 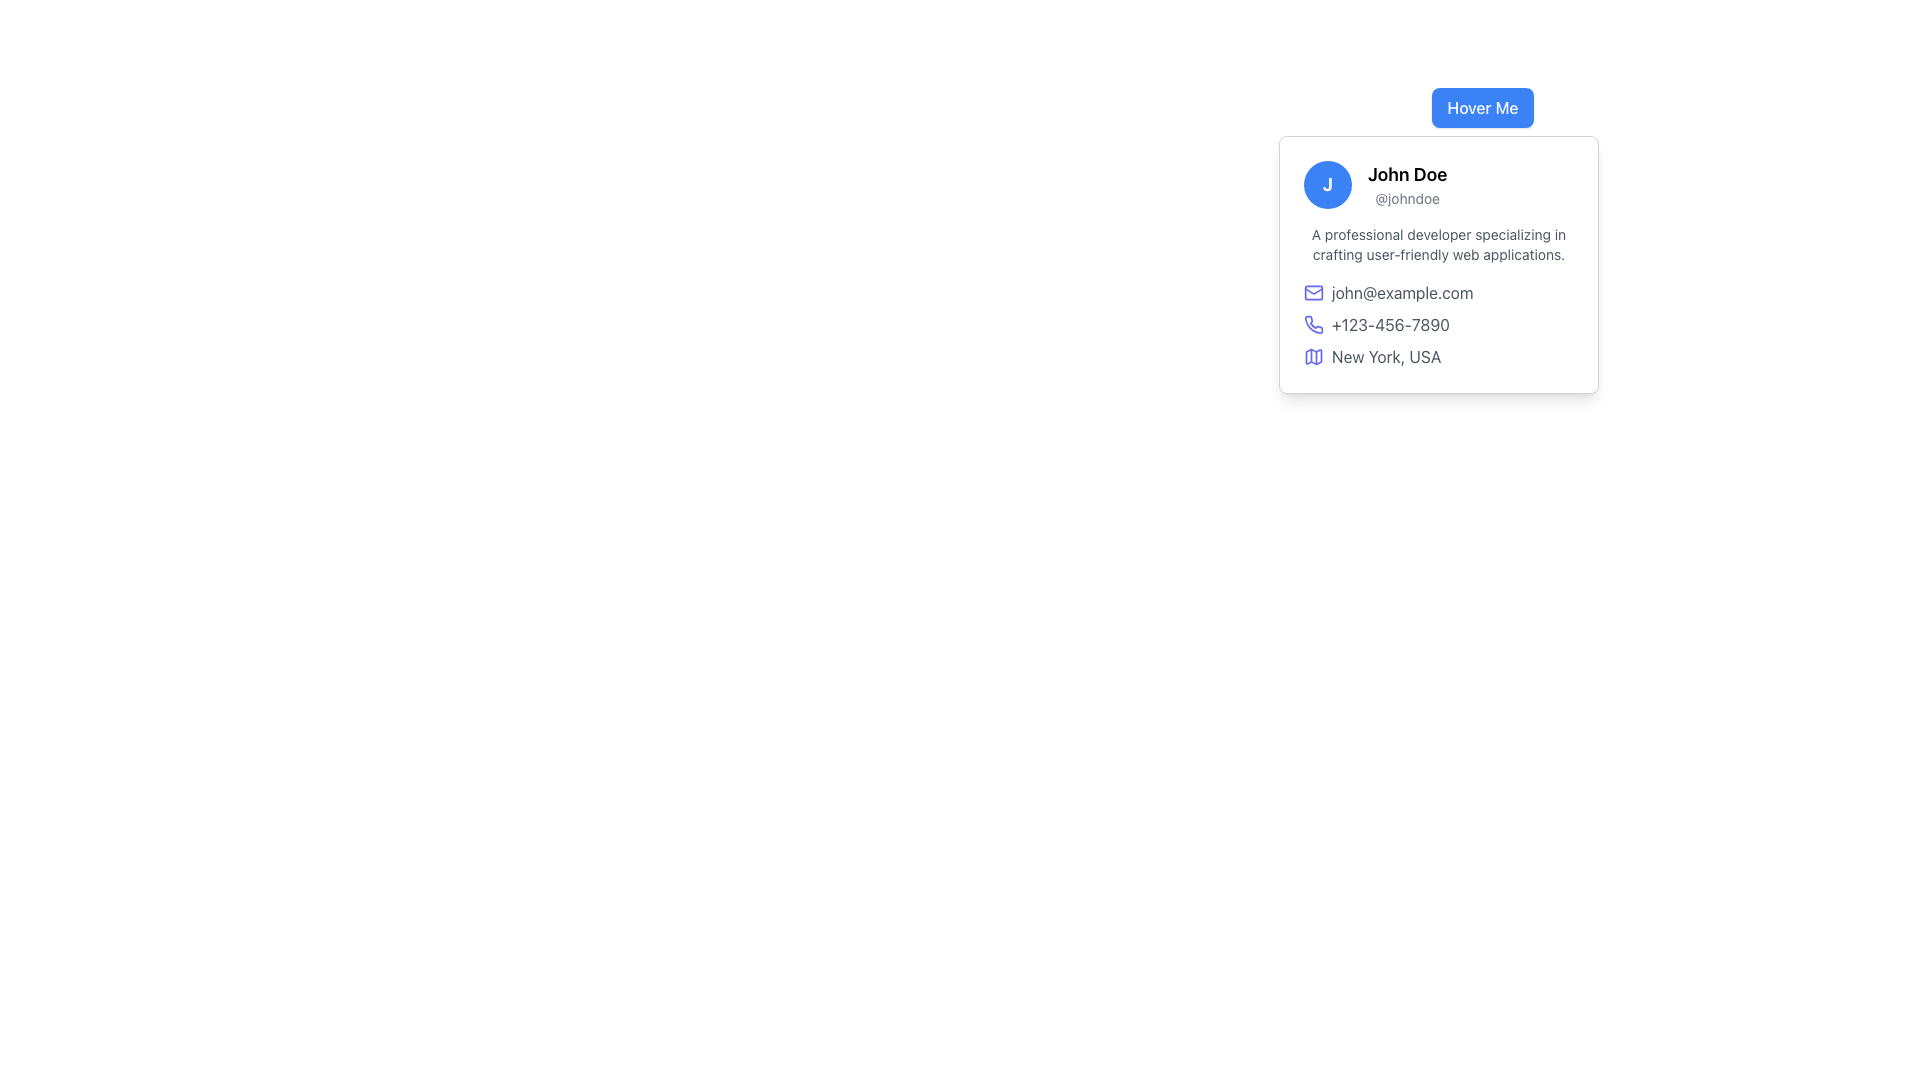 What do you see at coordinates (1314, 293) in the screenshot?
I see `the envelope-shaped icon in the email contact card located to the left of the email address 'john@example.com'` at bounding box center [1314, 293].